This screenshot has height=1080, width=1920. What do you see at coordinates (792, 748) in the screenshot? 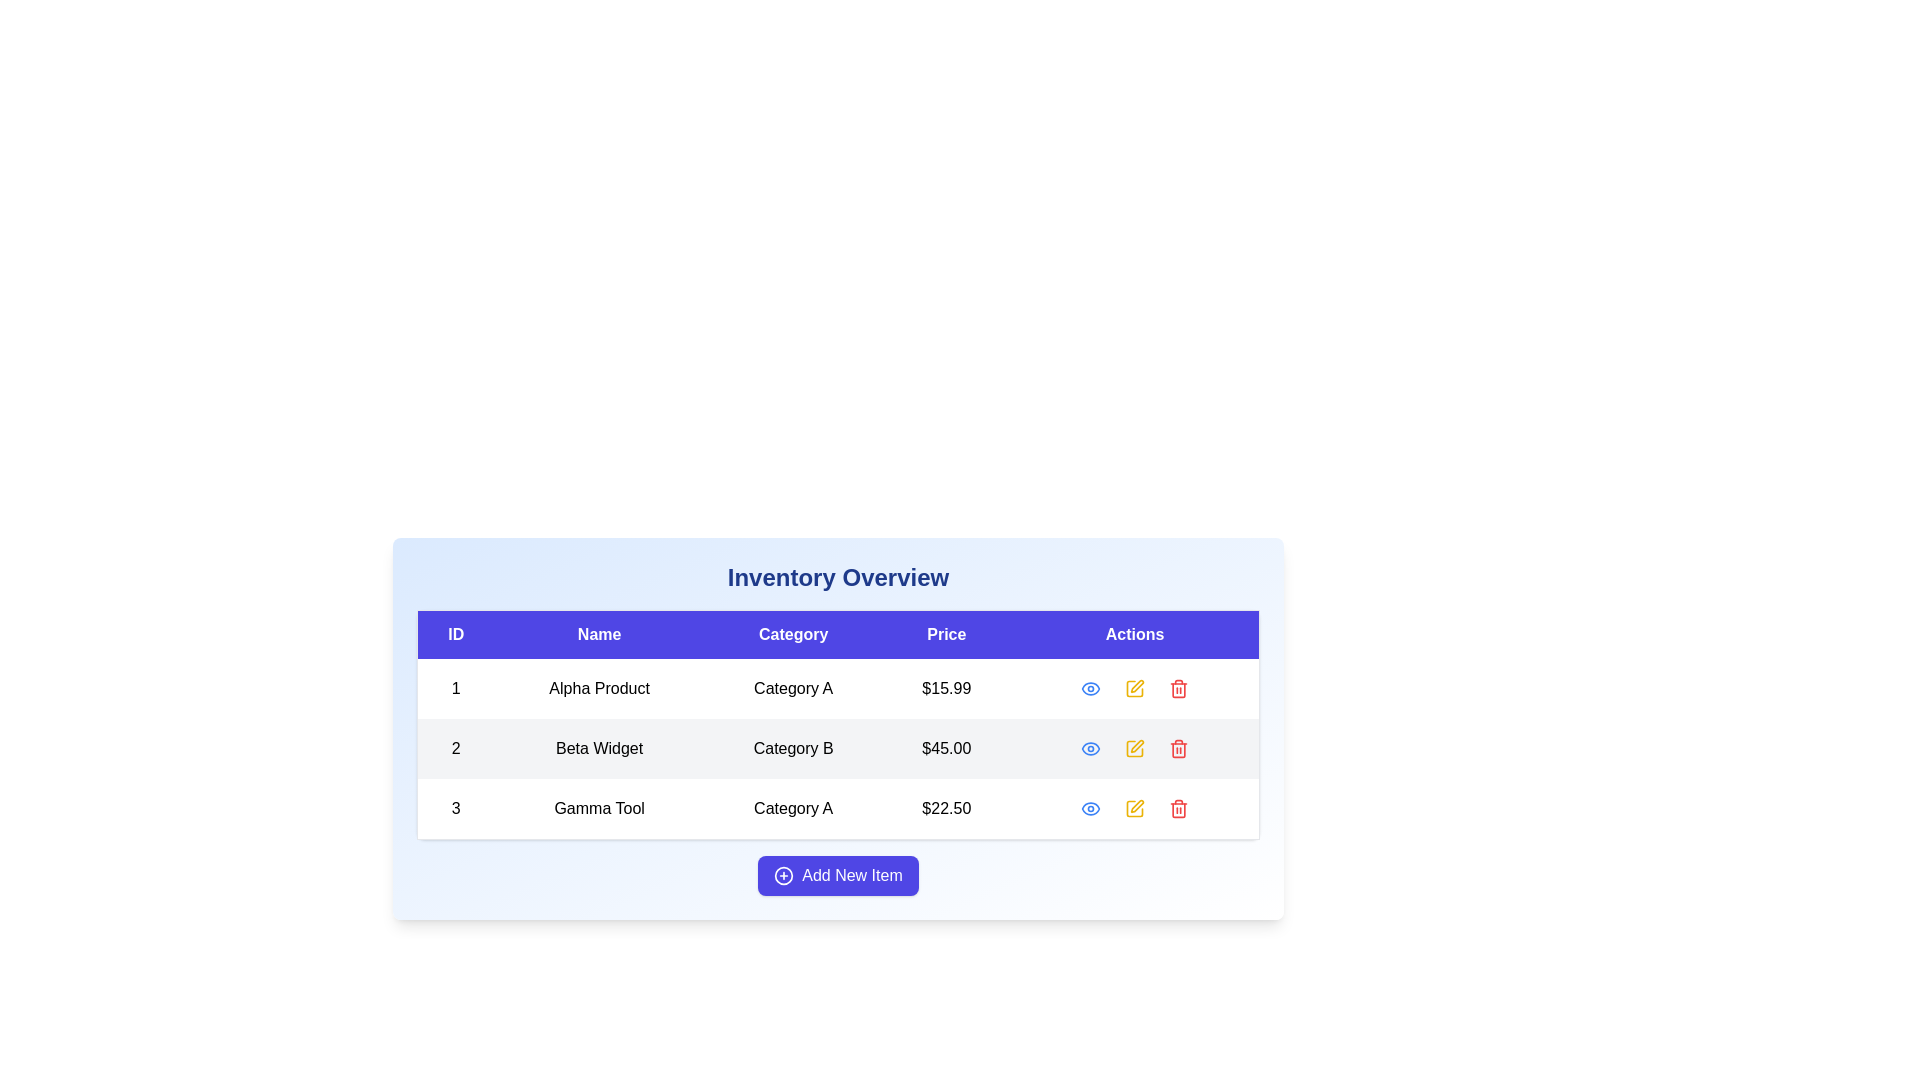
I see `the text element displaying 'Category B' in the third column of the second row of the table, which provides category information for the product` at bounding box center [792, 748].